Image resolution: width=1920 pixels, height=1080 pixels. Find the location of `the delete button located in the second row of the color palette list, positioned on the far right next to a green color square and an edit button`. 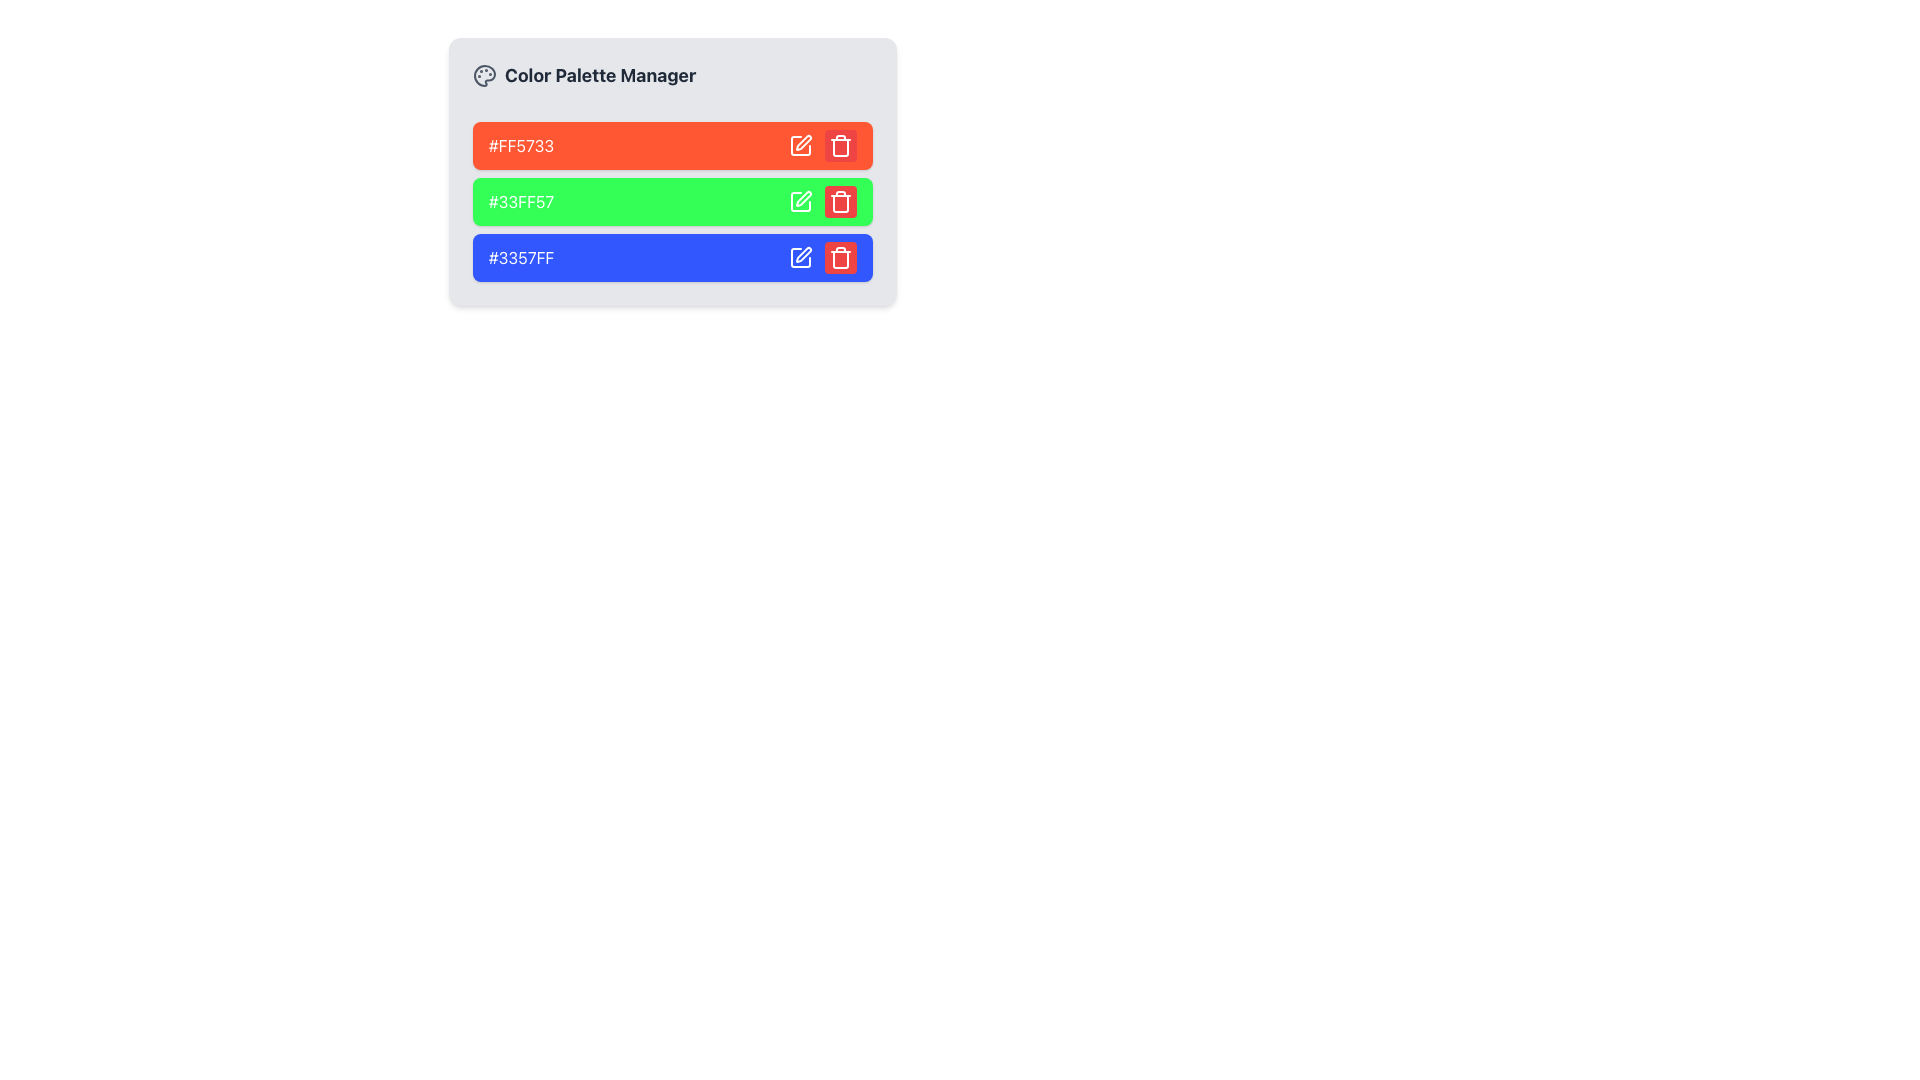

the delete button located in the second row of the color palette list, positioned on the far right next to a green color square and an edit button is located at coordinates (840, 201).